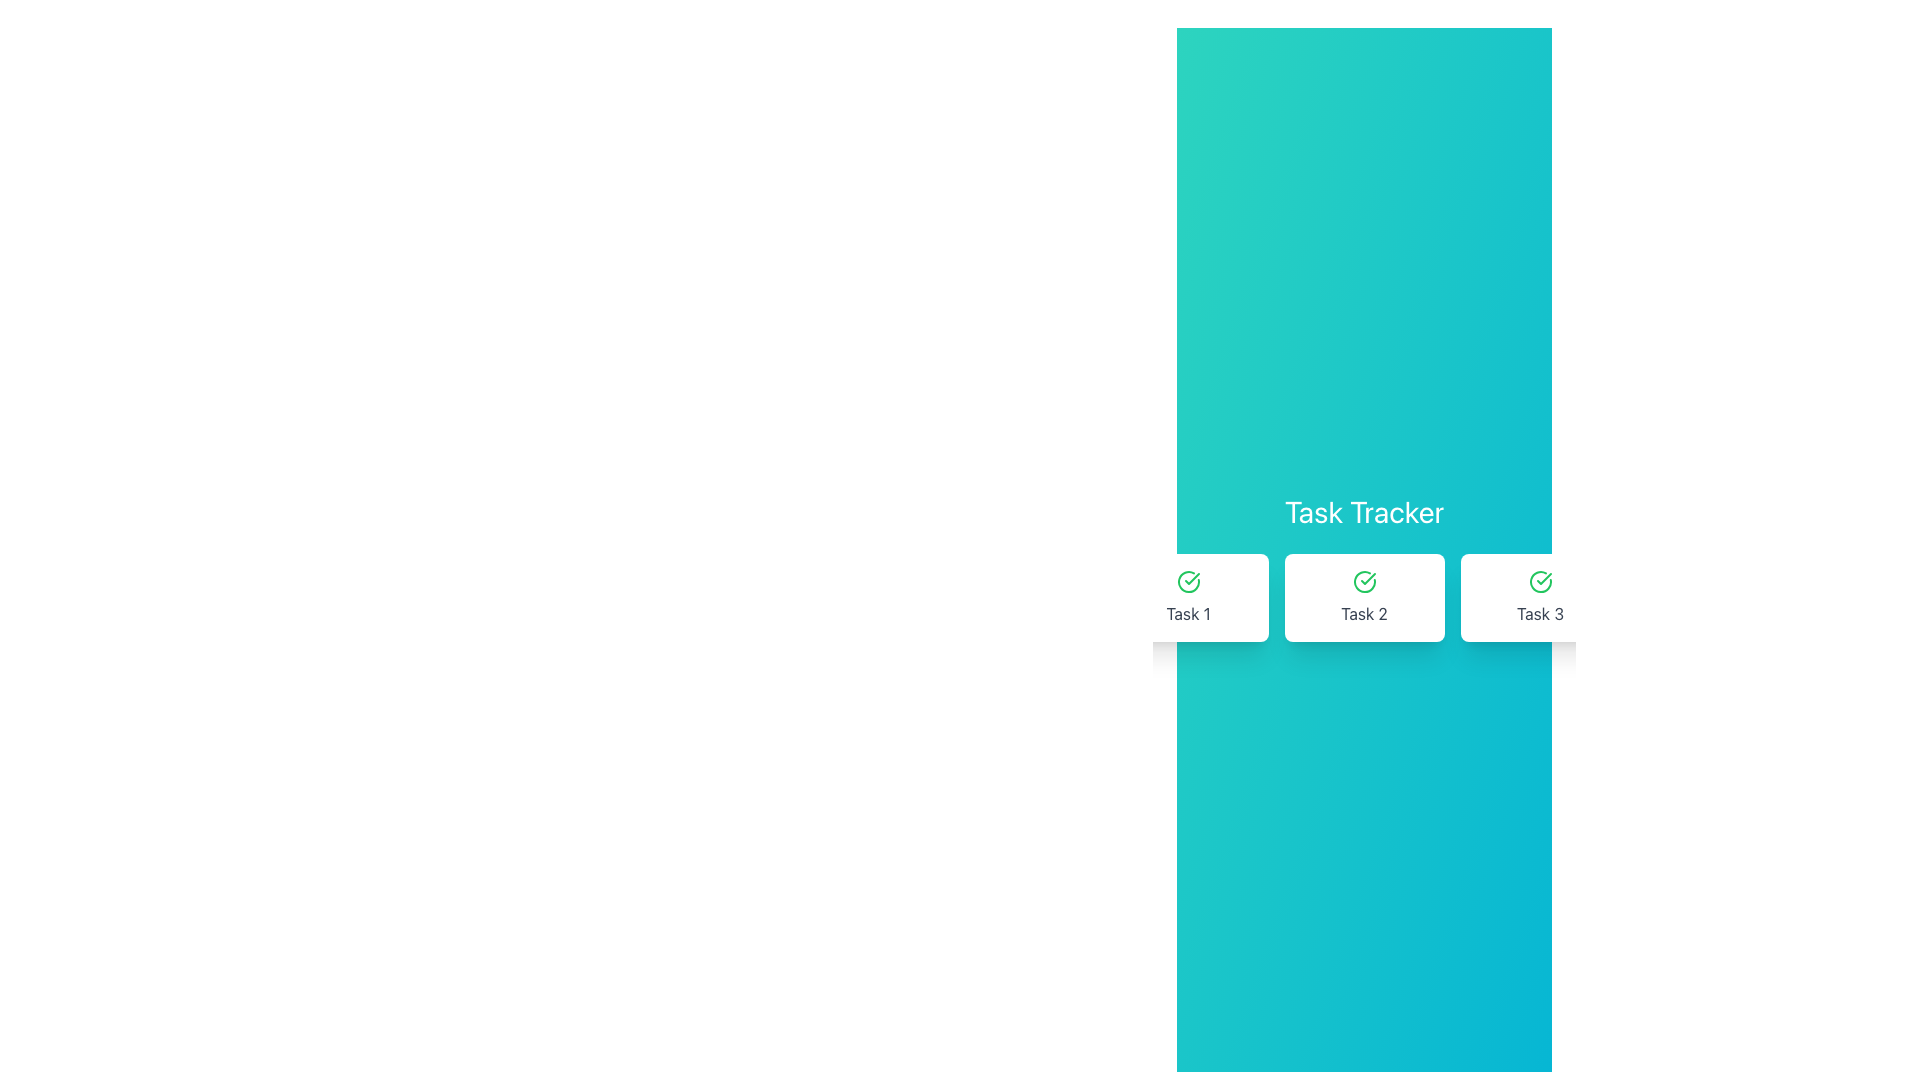 Image resolution: width=1920 pixels, height=1080 pixels. What do you see at coordinates (1188, 612) in the screenshot?
I see `the 'Task 1' text label, which is styled in gray and` at bounding box center [1188, 612].